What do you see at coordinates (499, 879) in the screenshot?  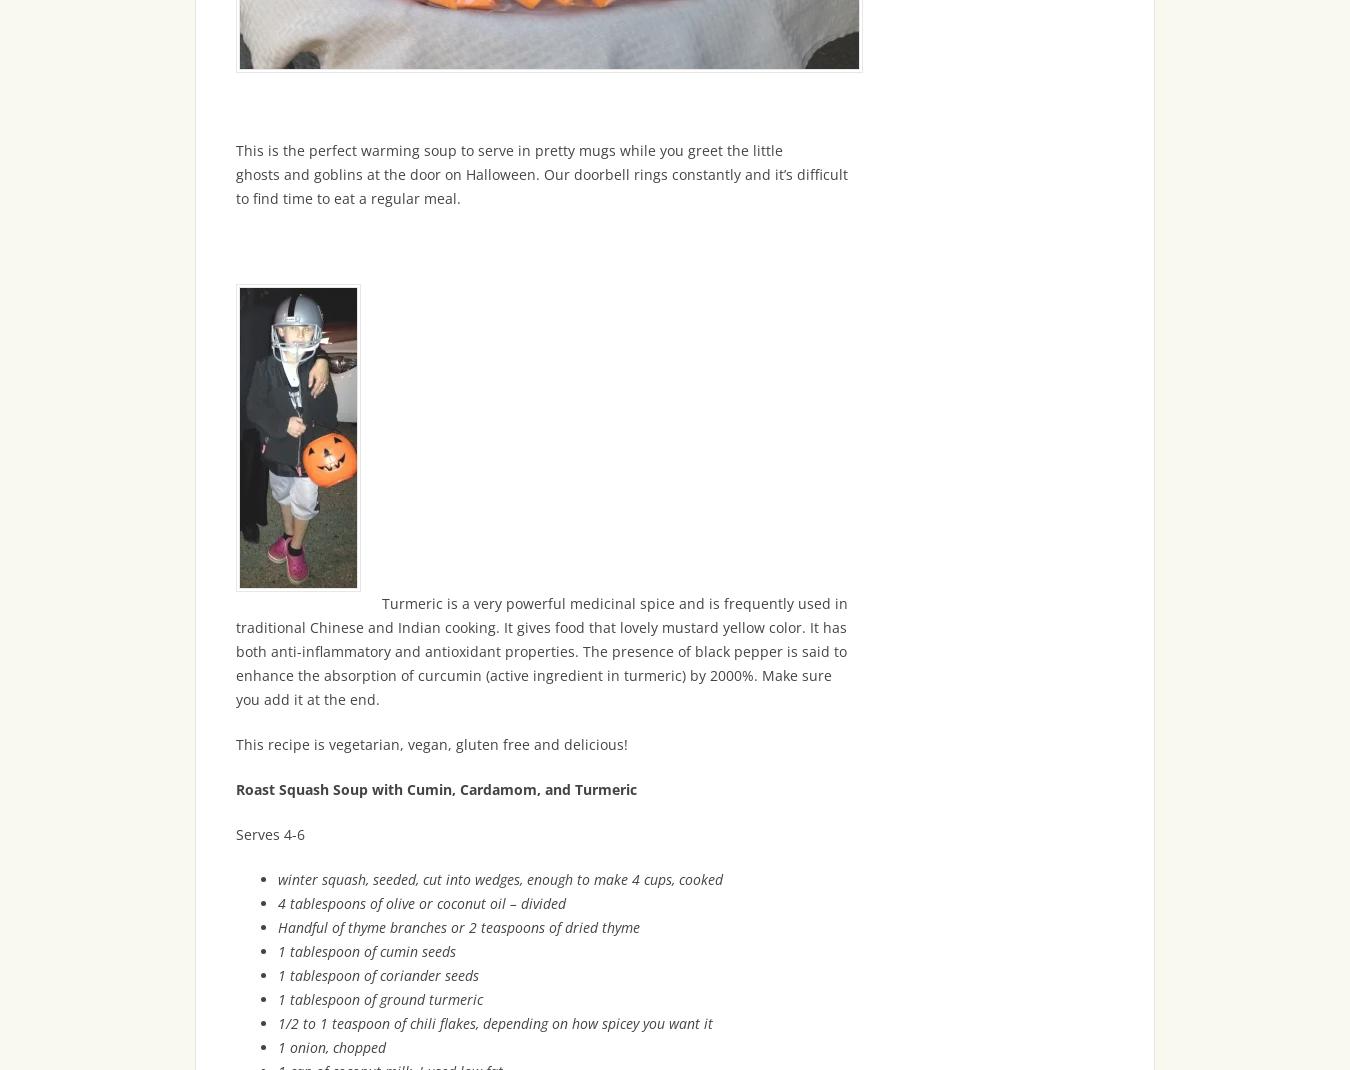 I see `'winter squash, seeded, cut into wedges, enough to make 4 cups, cooked'` at bounding box center [499, 879].